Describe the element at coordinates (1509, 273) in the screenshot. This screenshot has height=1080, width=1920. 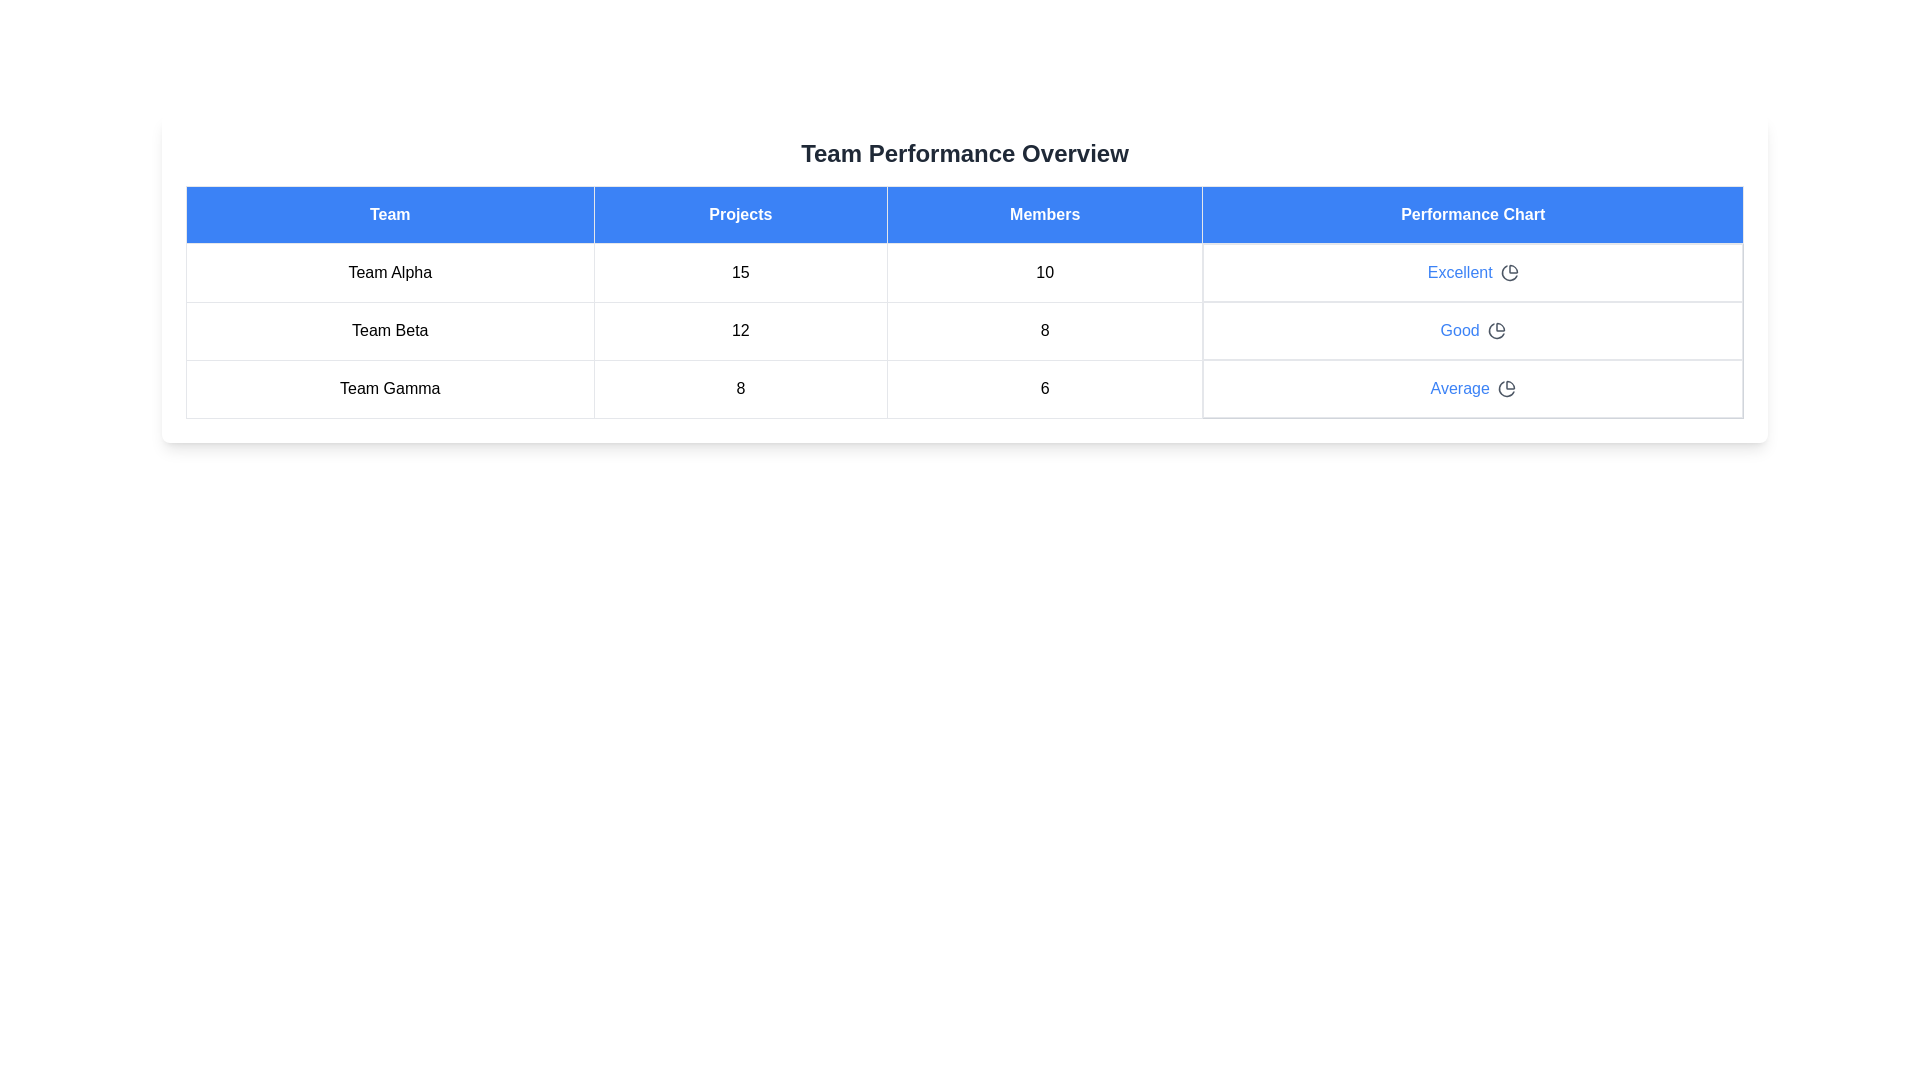
I see `the performance chart icon for Team Alpha to view their performance details` at that location.